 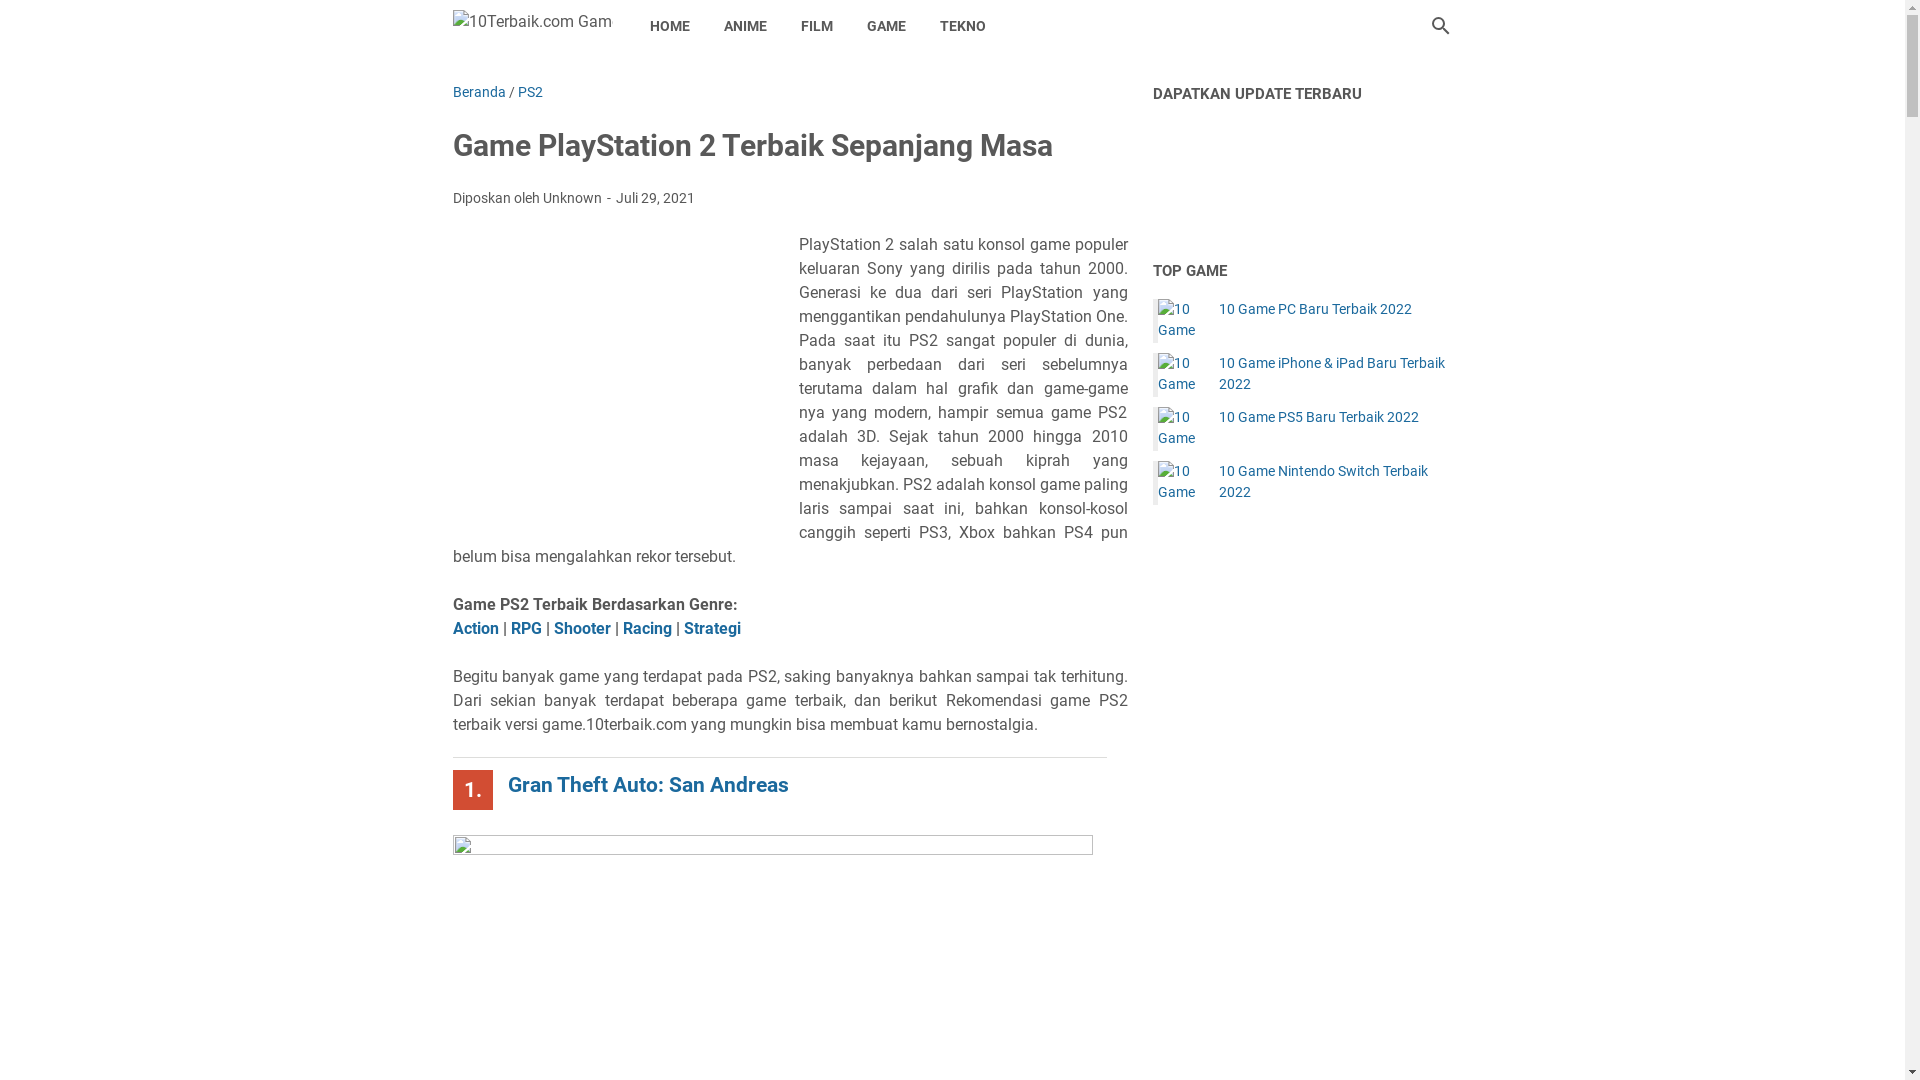 What do you see at coordinates (743, 26) in the screenshot?
I see `'ANIME'` at bounding box center [743, 26].